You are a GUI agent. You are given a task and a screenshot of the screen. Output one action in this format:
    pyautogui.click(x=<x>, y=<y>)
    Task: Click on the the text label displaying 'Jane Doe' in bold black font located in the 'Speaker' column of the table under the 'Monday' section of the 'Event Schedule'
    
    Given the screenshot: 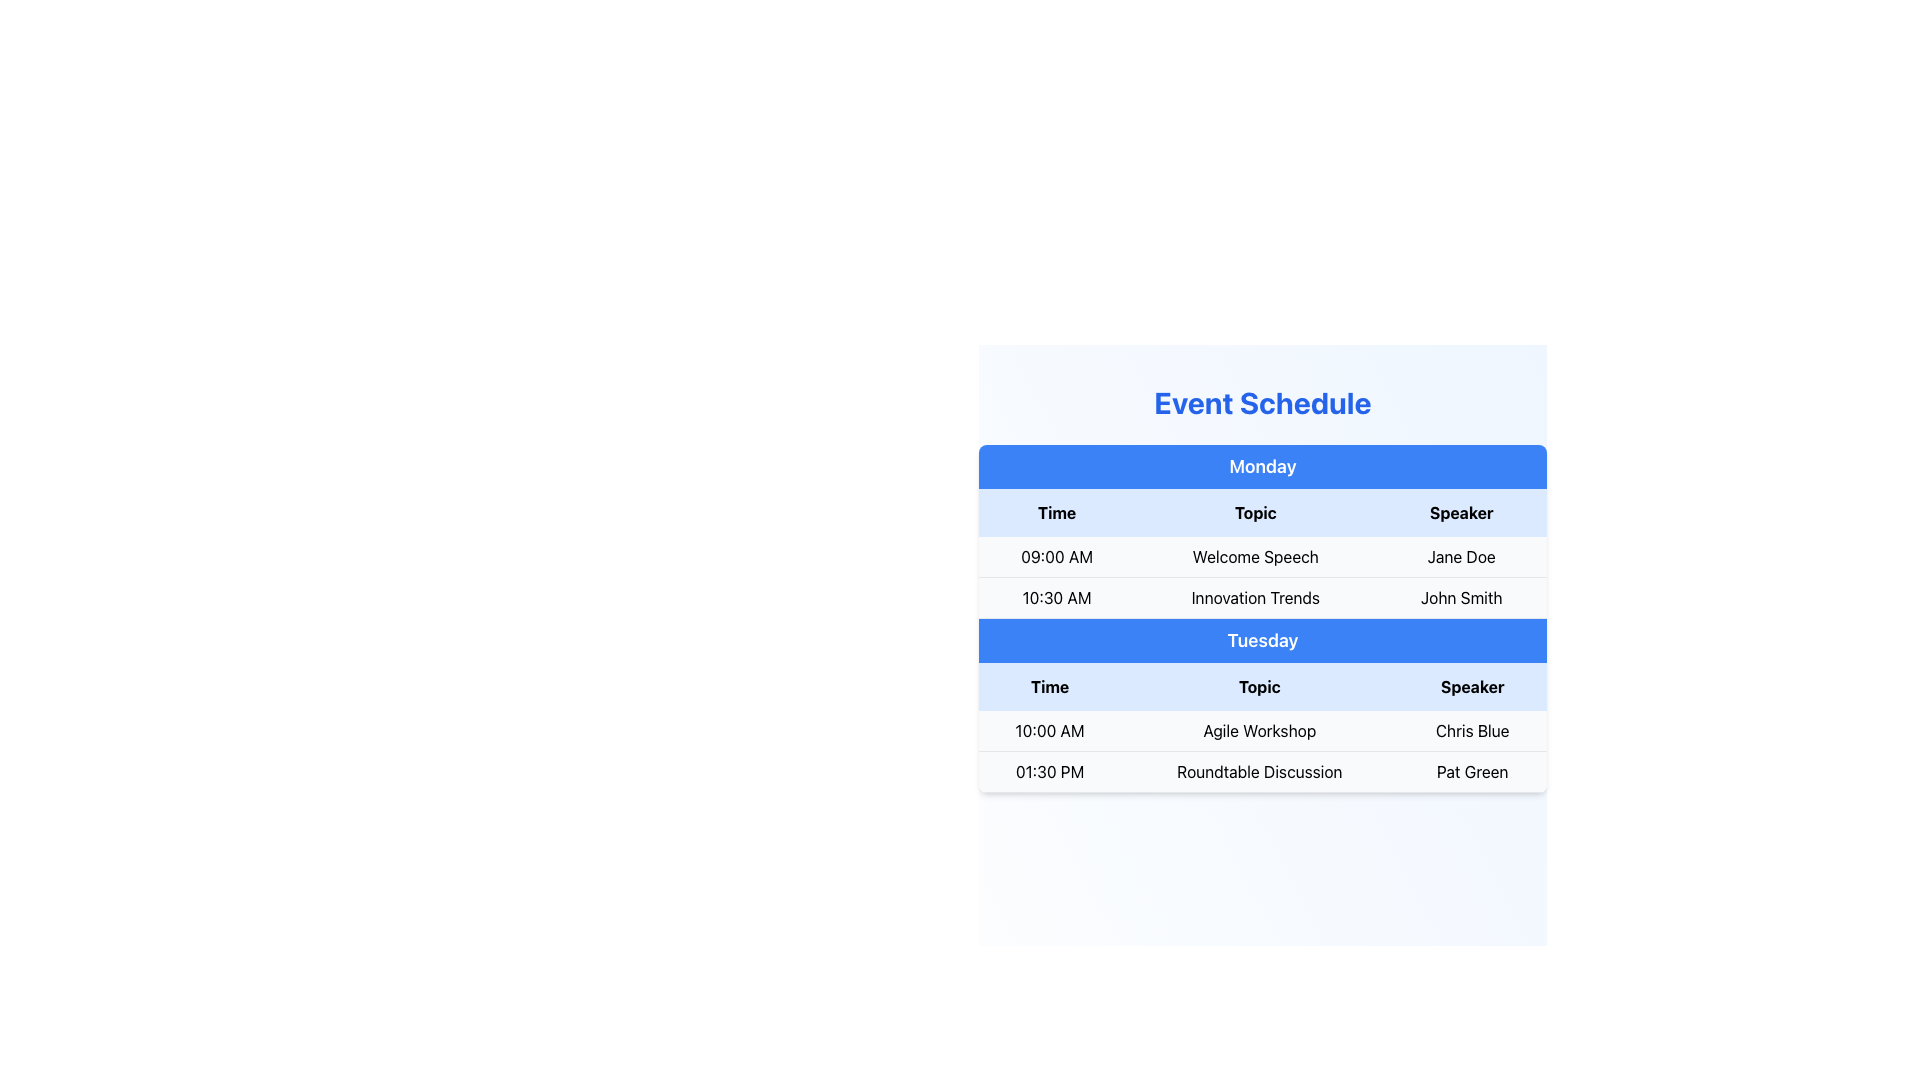 What is the action you would take?
    pyautogui.click(x=1461, y=557)
    